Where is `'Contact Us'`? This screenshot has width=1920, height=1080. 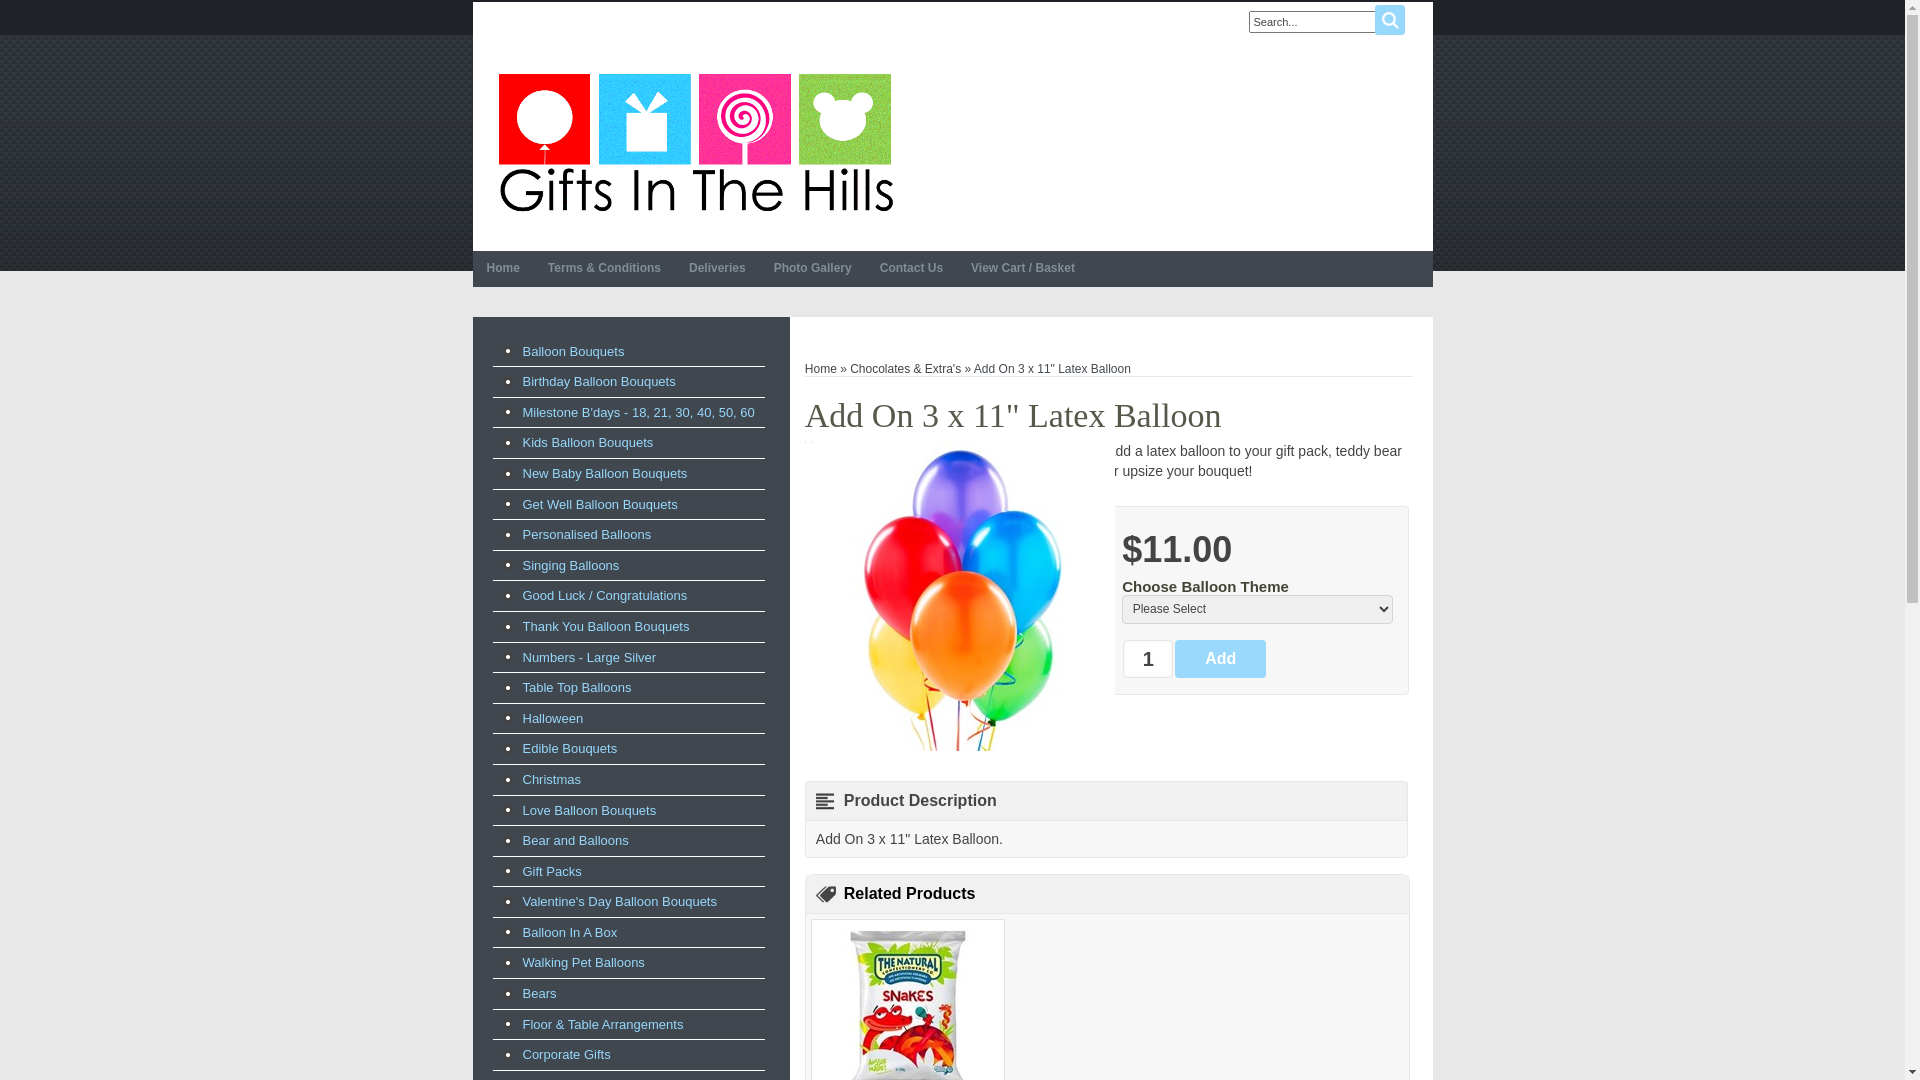 'Contact Us' is located at coordinates (910, 268).